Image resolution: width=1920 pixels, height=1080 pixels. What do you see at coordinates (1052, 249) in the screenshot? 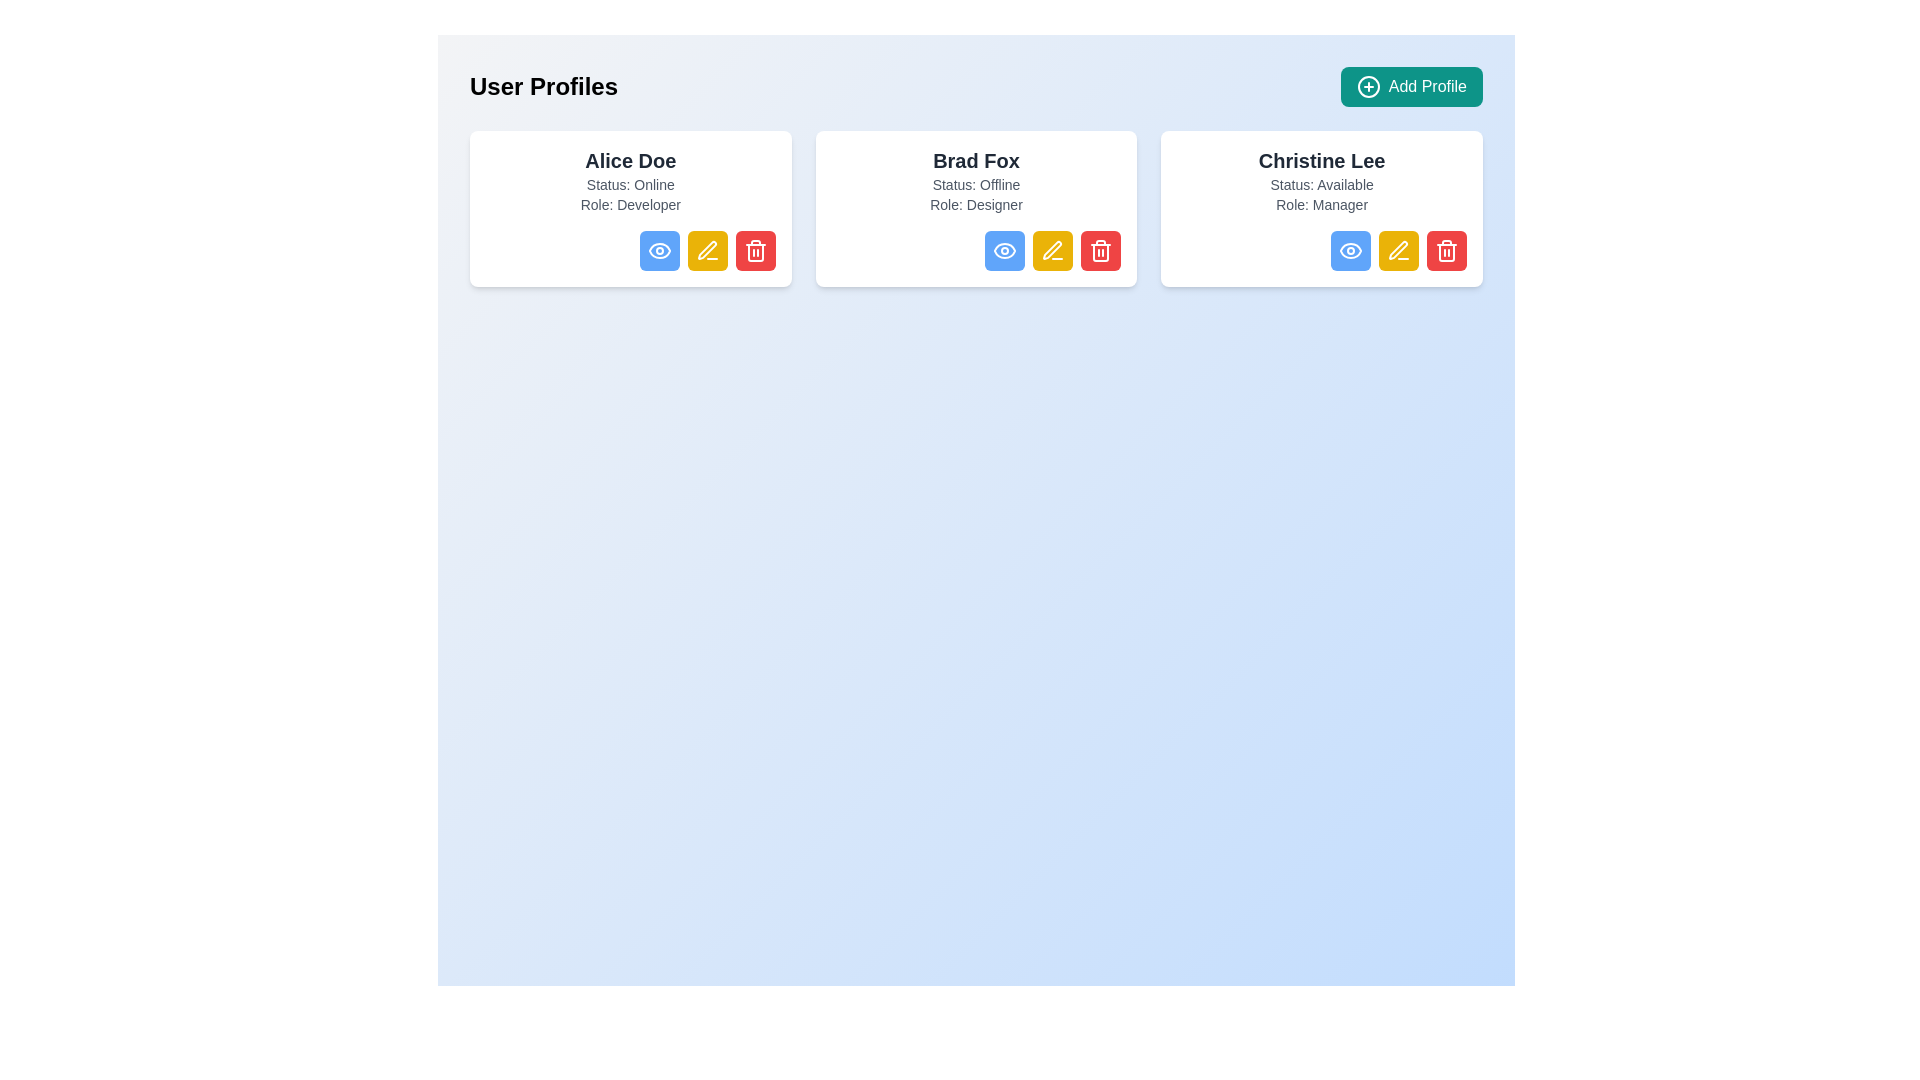
I see `the icon button resembling a pen with a yellow background, positioned below the user 'Brad Fox'` at bounding box center [1052, 249].